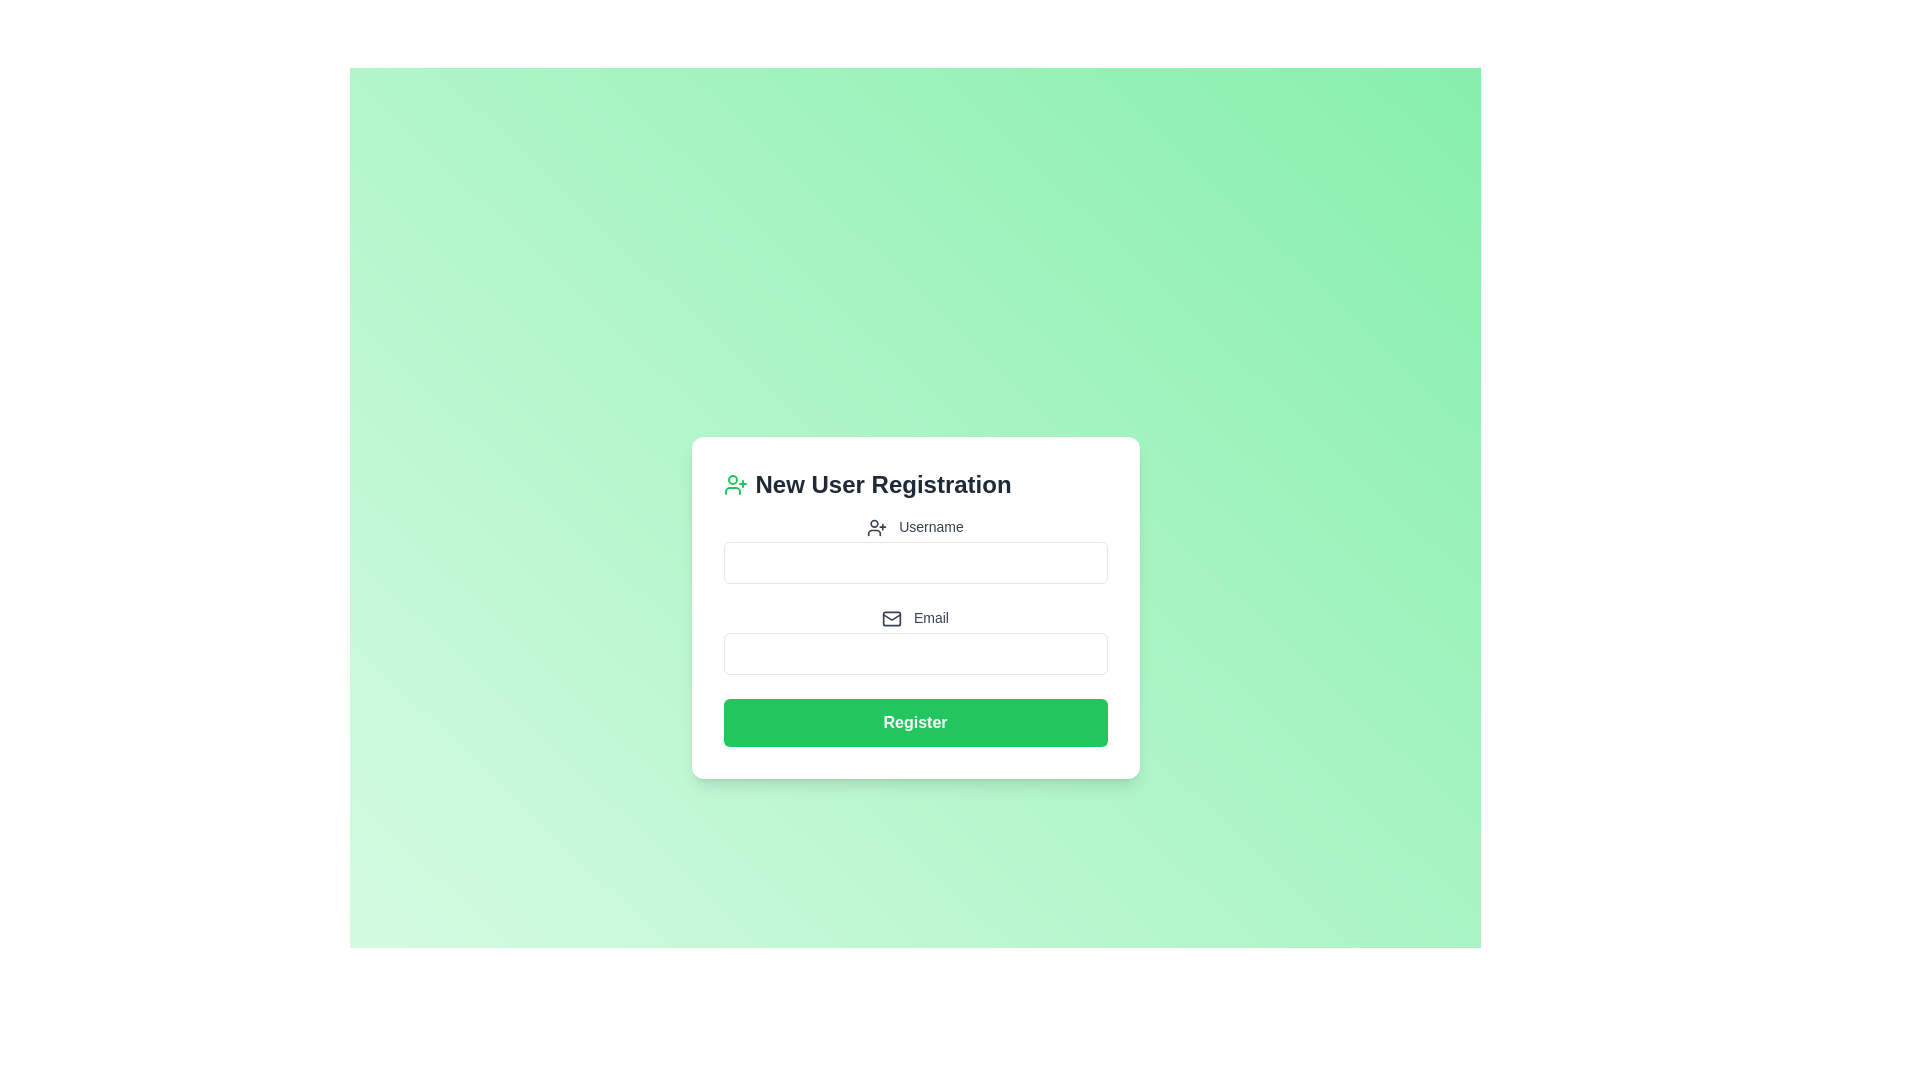 This screenshot has width=1920, height=1080. What do you see at coordinates (891, 618) in the screenshot?
I see `the mail icon, which is a dark gray outlined envelope symbol located to the left of the 'Email' text in the email input row of the form` at bounding box center [891, 618].